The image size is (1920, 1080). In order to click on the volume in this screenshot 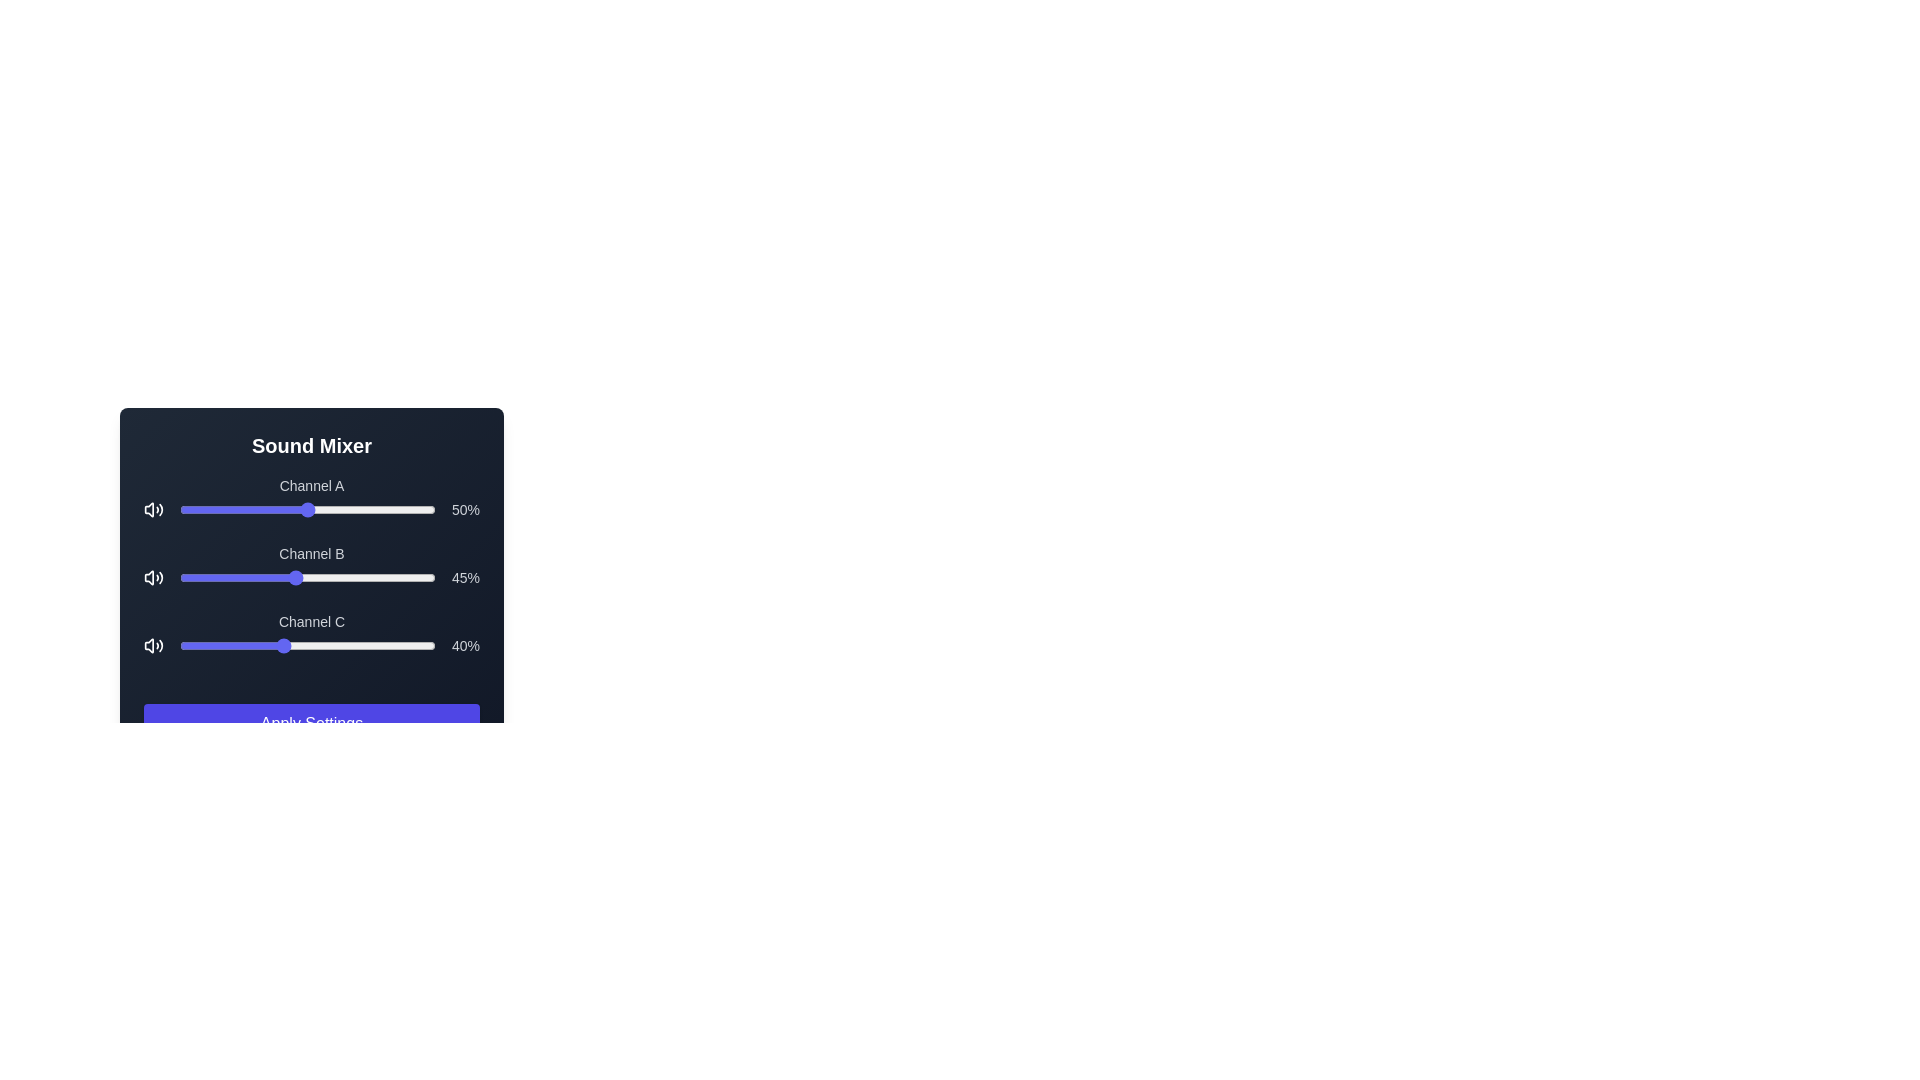, I will do `click(301, 508)`.